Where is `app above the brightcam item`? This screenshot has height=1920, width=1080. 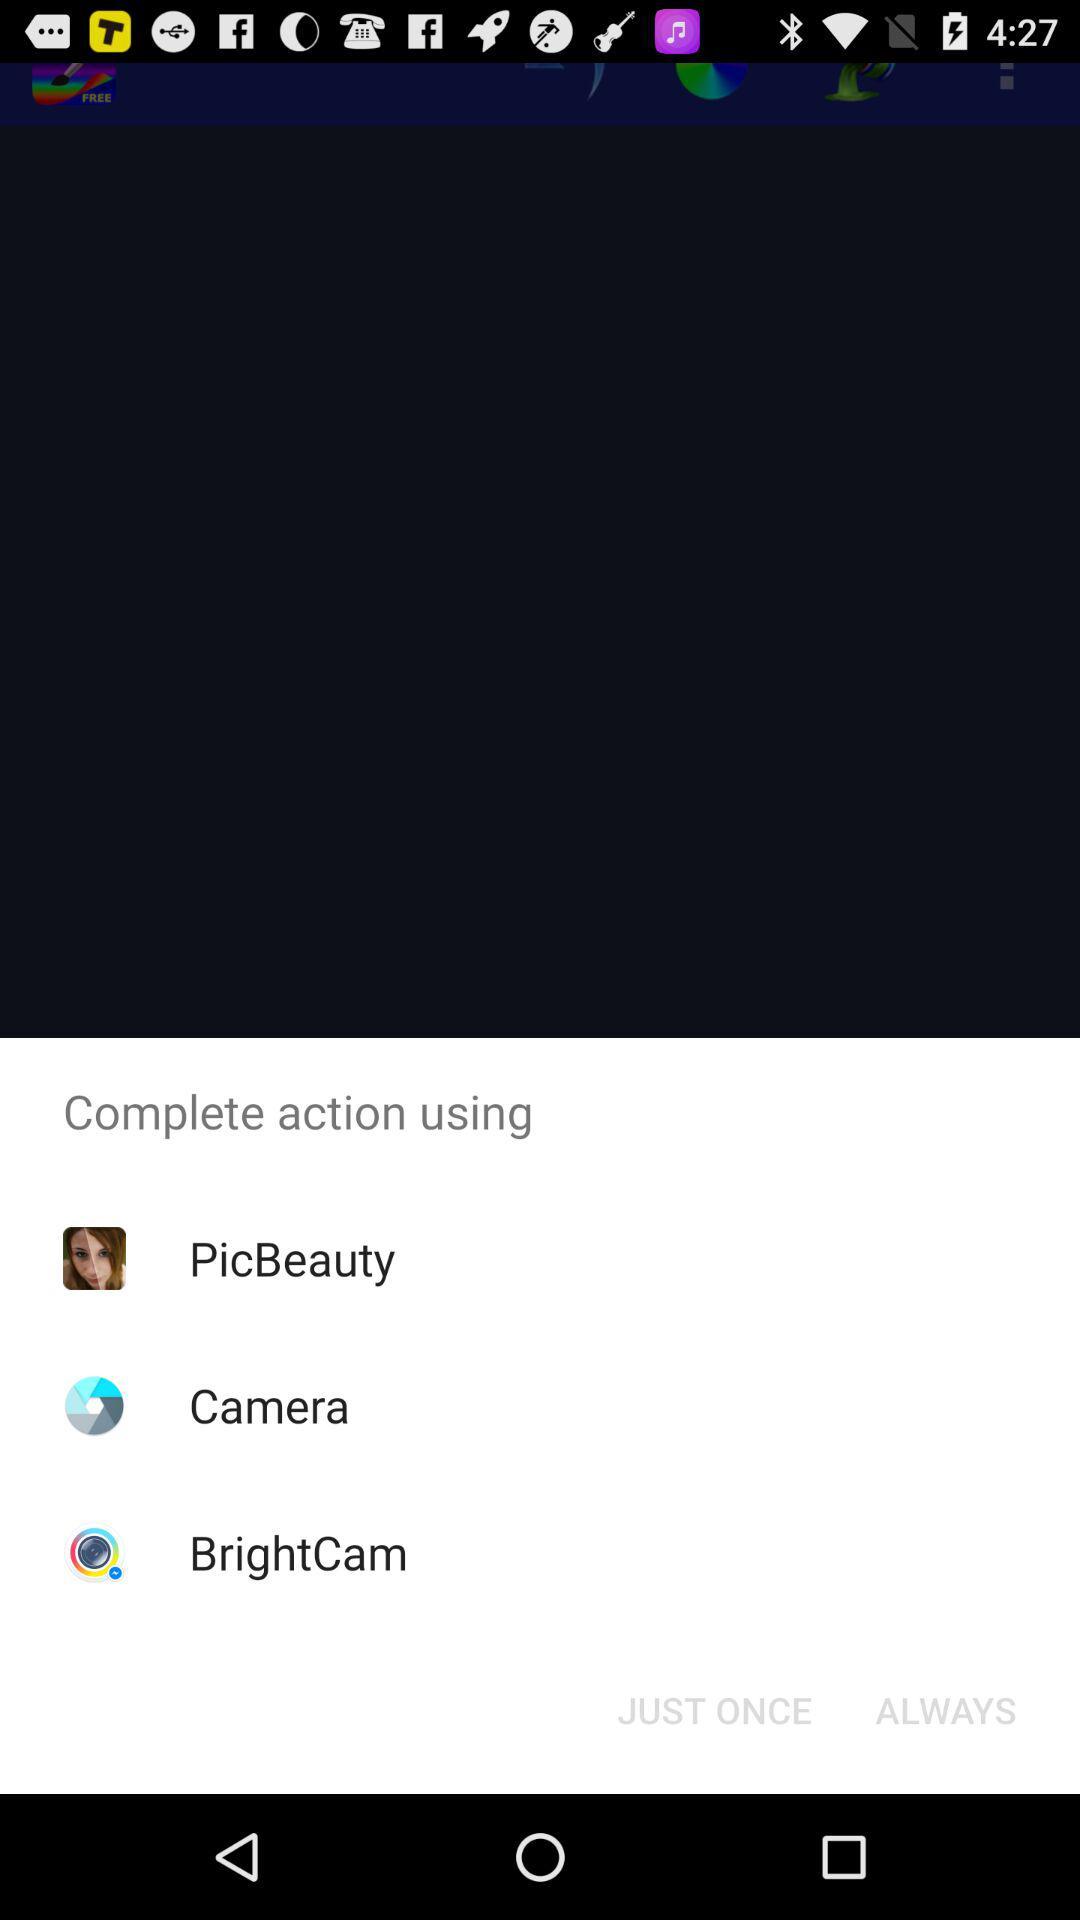
app above the brightcam item is located at coordinates (268, 1404).